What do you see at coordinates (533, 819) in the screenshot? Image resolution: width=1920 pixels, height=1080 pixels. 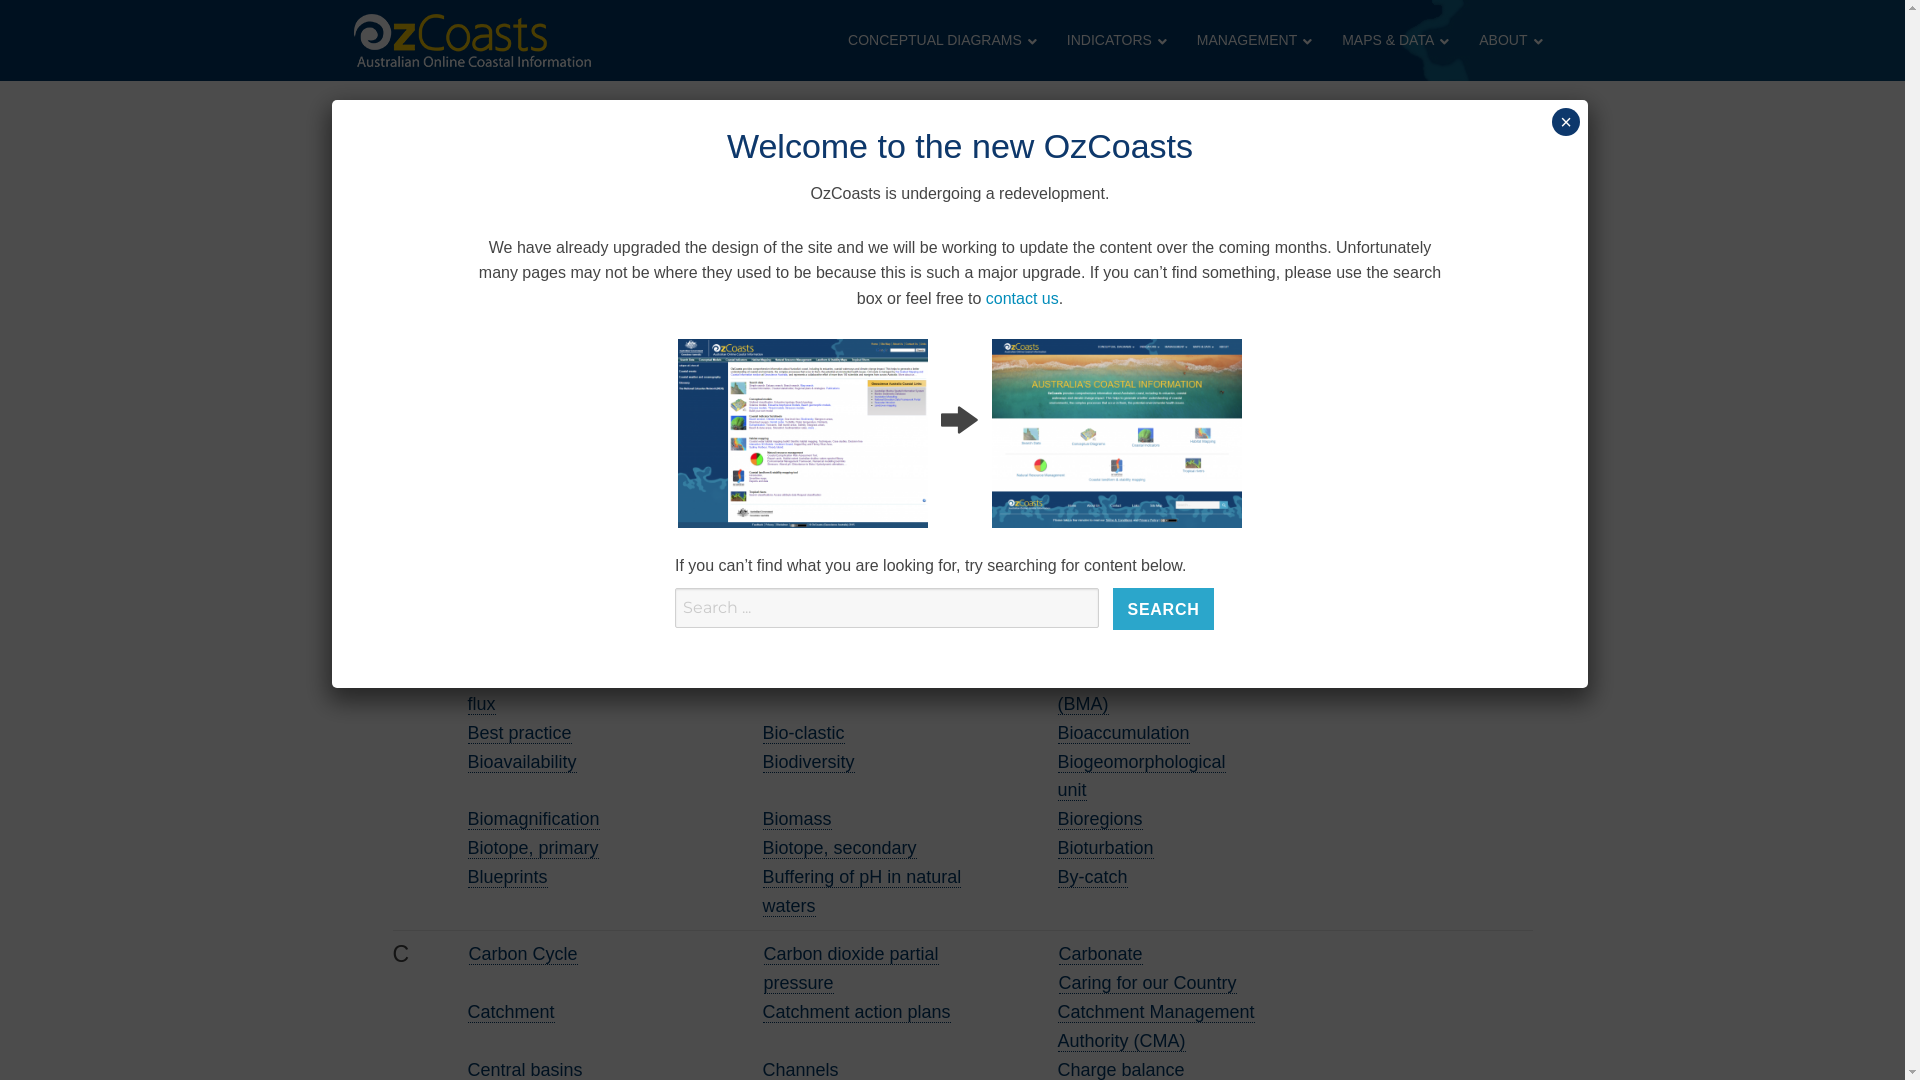 I see `'Biomagnification'` at bounding box center [533, 819].